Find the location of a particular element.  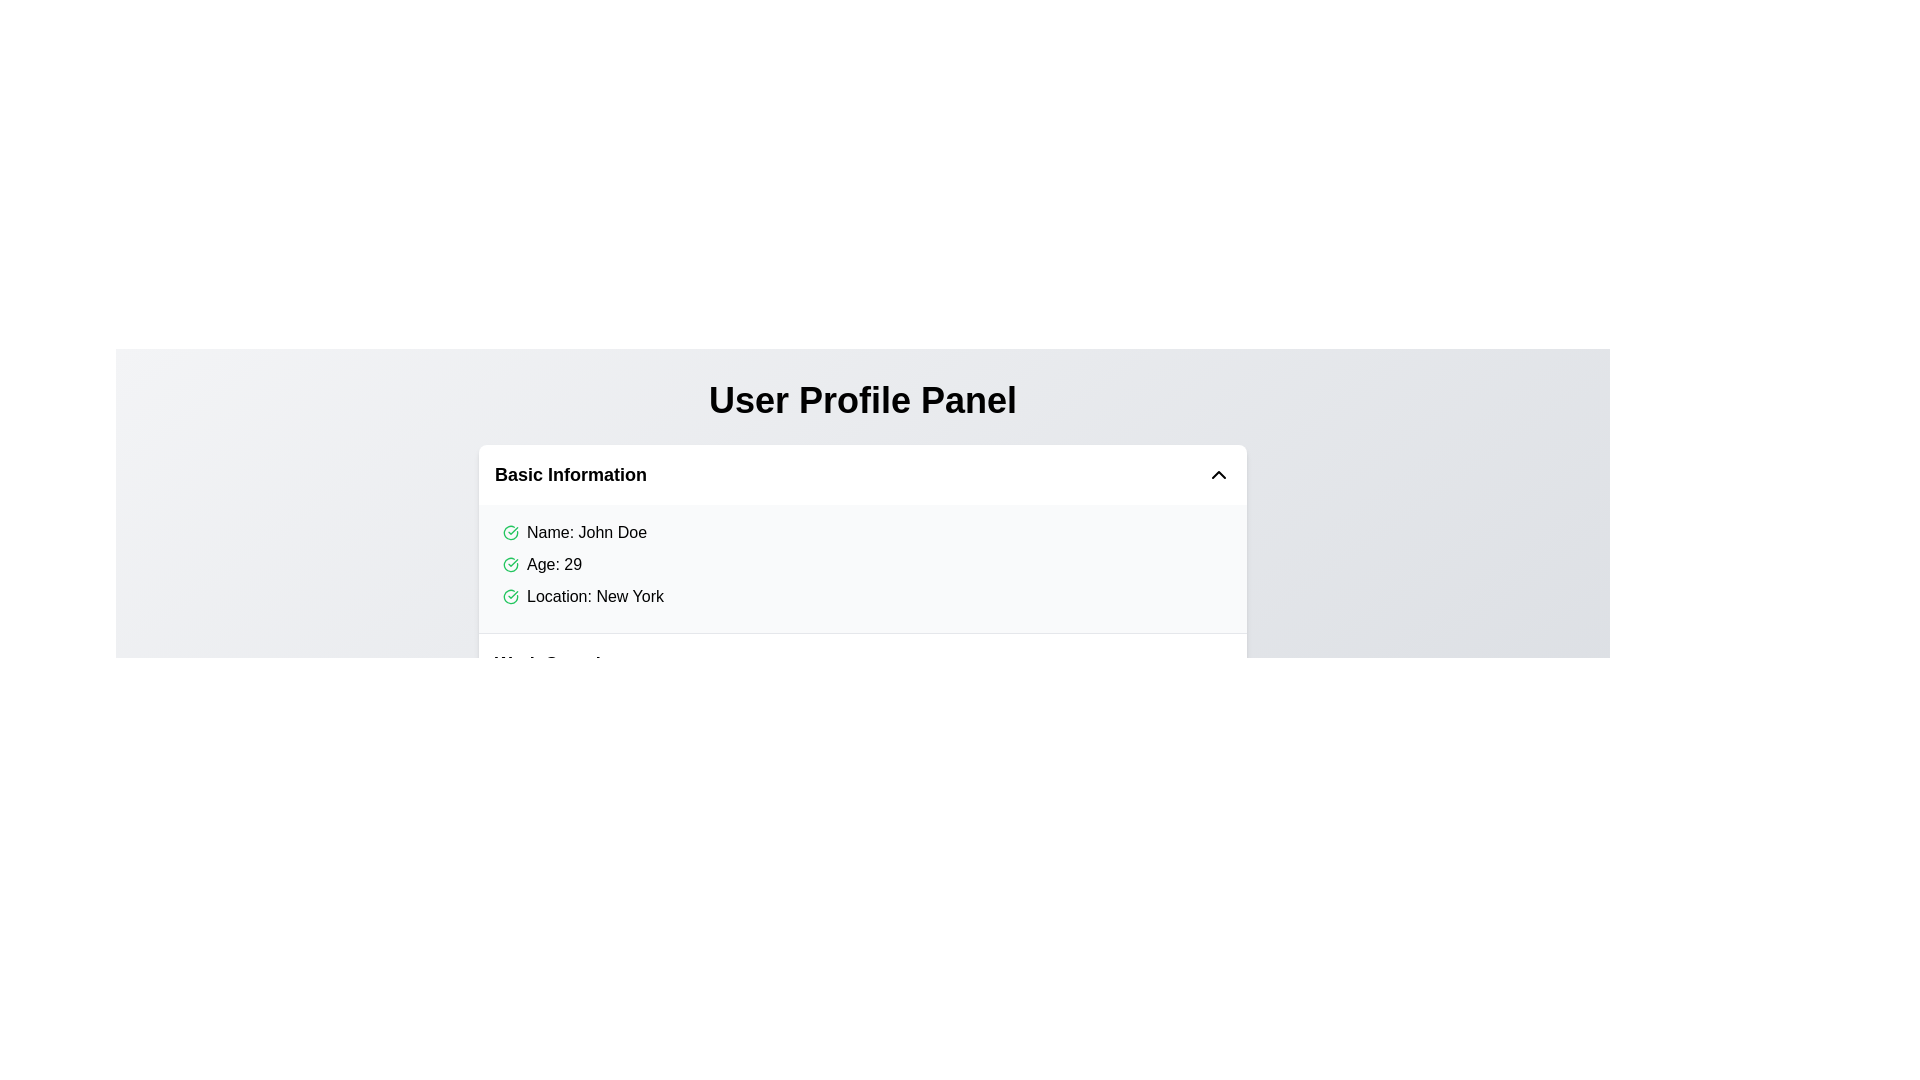

displayed text from the Text Label that serves as the title for the collapsible section, positioned centrally along the horizontal axis and to the left of a chevron icon is located at coordinates (570, 474).